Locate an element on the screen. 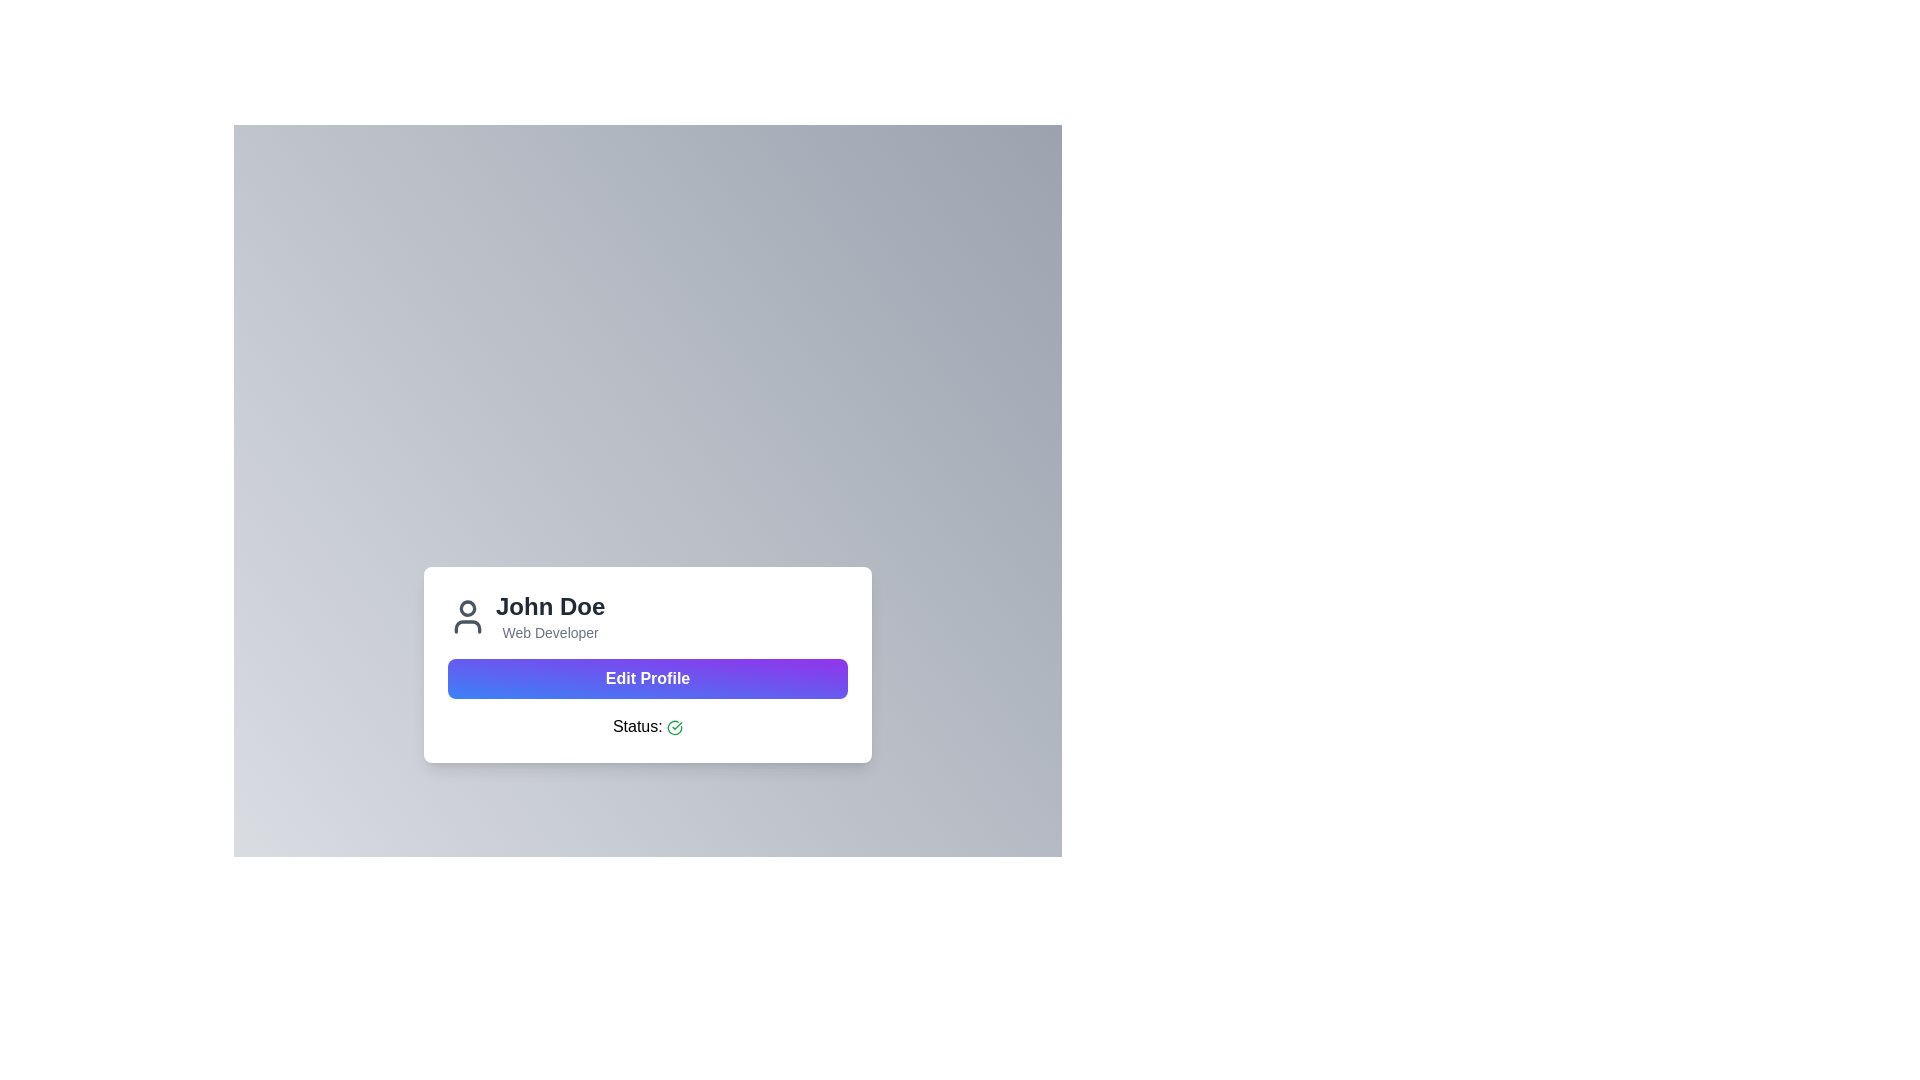  the text display element showing the user's professional title 'Web Developer', located below the name 'John Doe' in the user profile card is located at coordinates (550, 632).